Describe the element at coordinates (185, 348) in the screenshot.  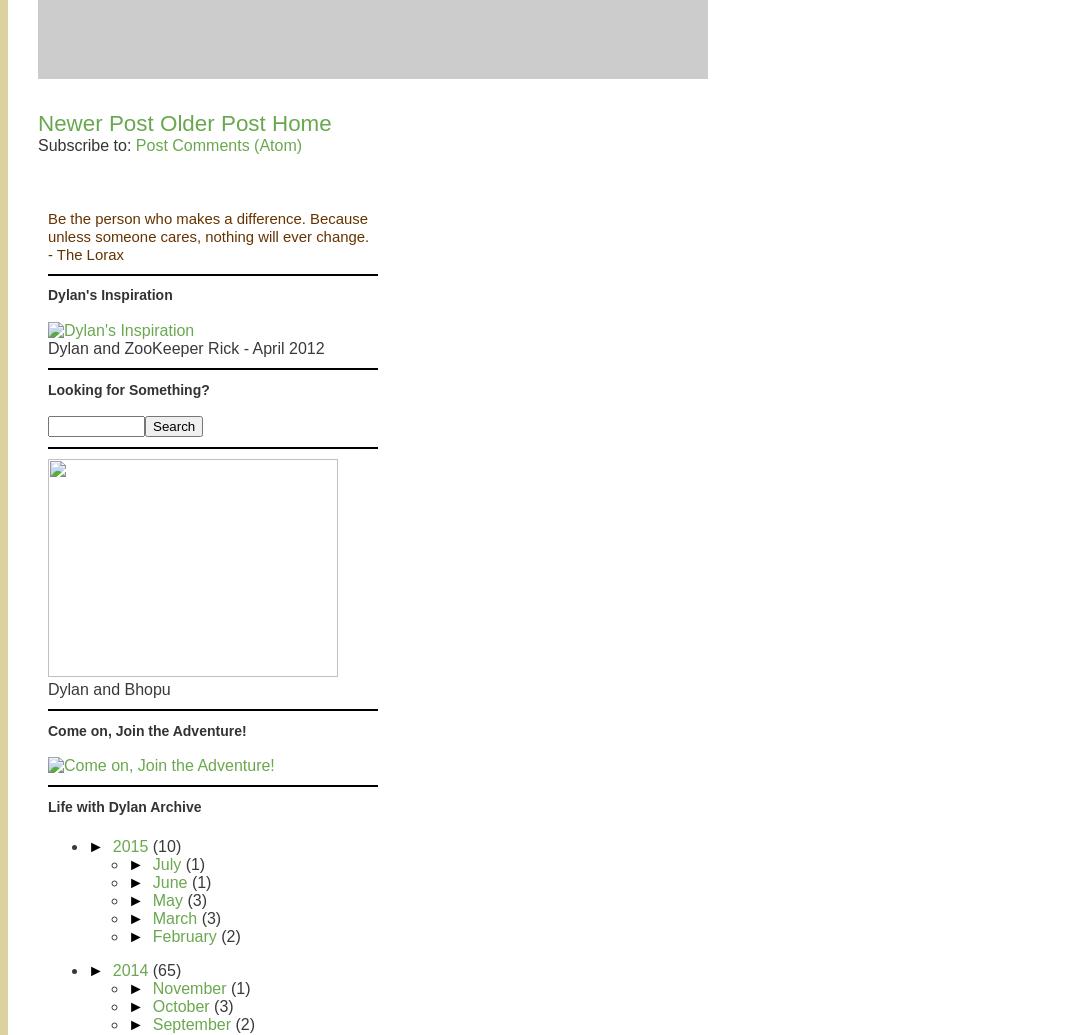
I see `'Dylan and ZooKeeper Rick - April 2012'` at that location.